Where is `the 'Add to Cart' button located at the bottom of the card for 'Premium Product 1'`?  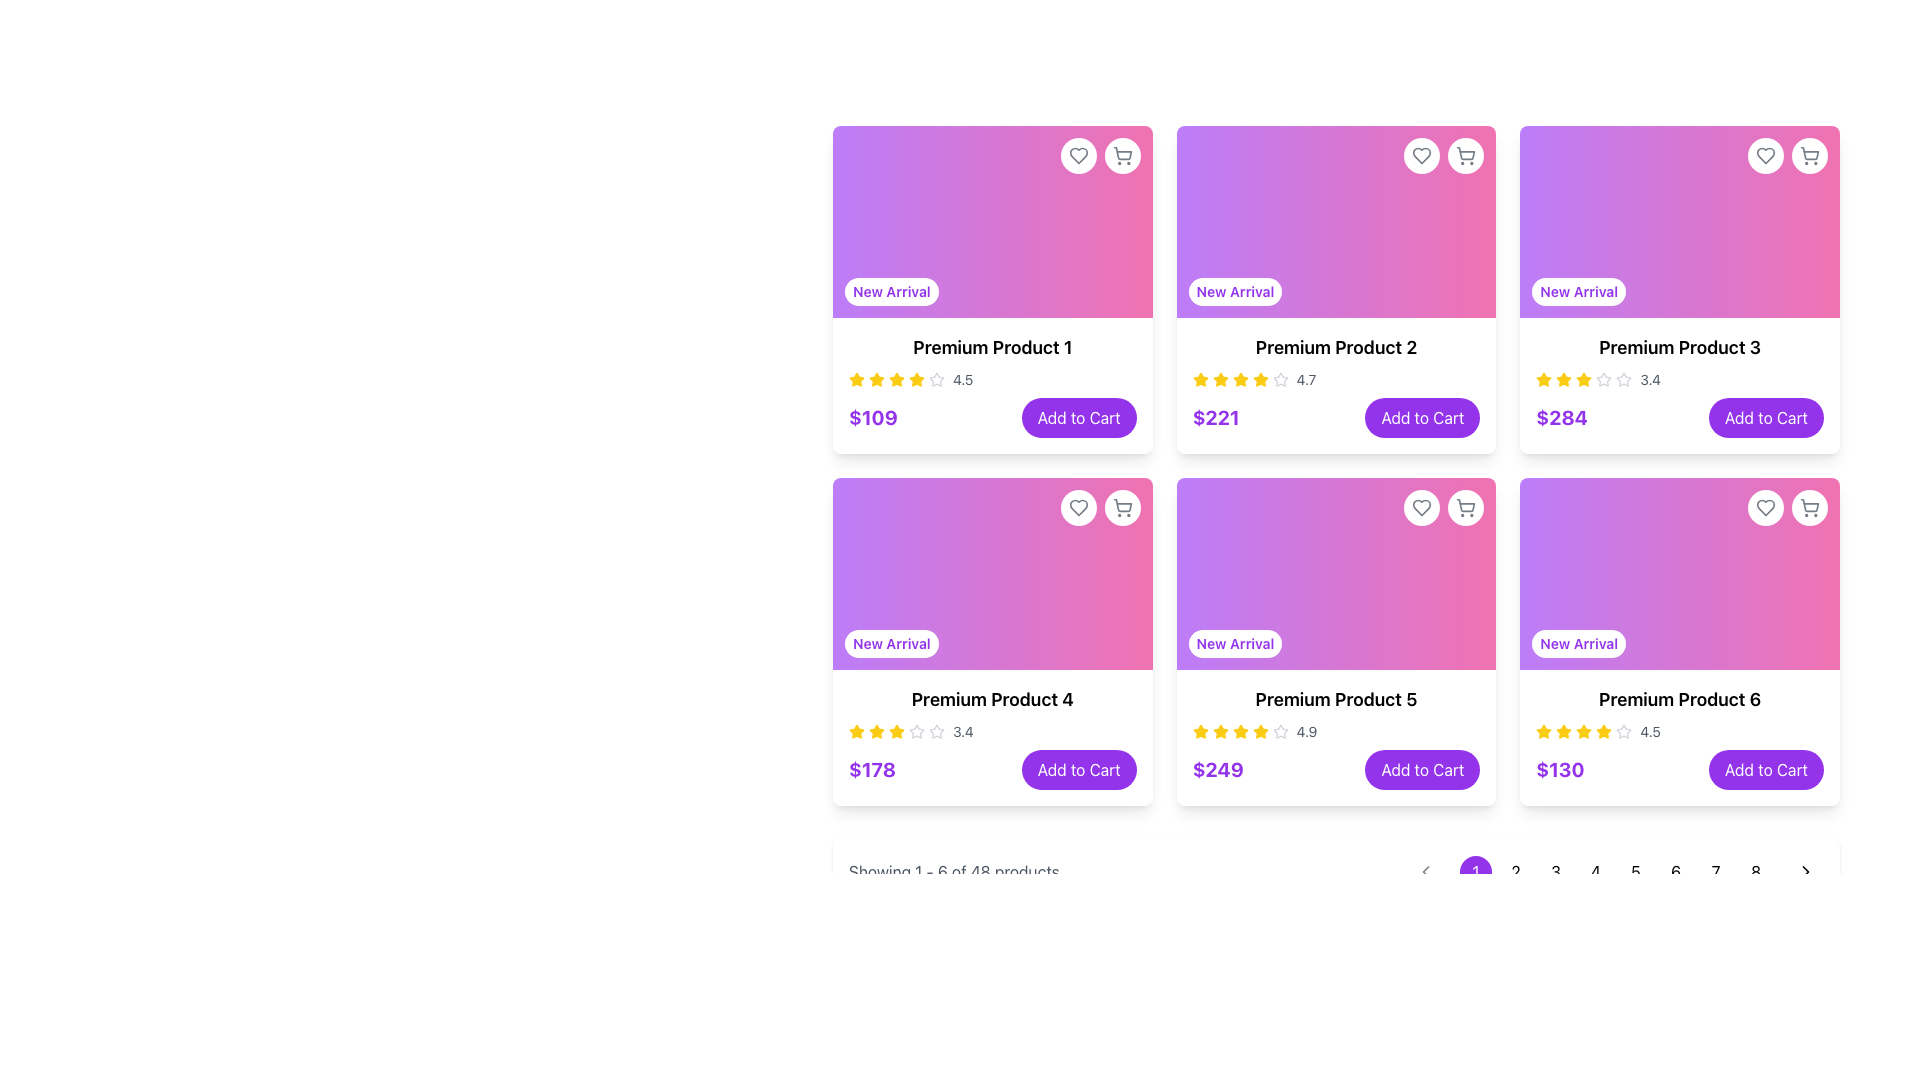
the 'Add to Cart' button located at the bottom of the card for 'Premium Product 1' is located at coordinates (992, 416).